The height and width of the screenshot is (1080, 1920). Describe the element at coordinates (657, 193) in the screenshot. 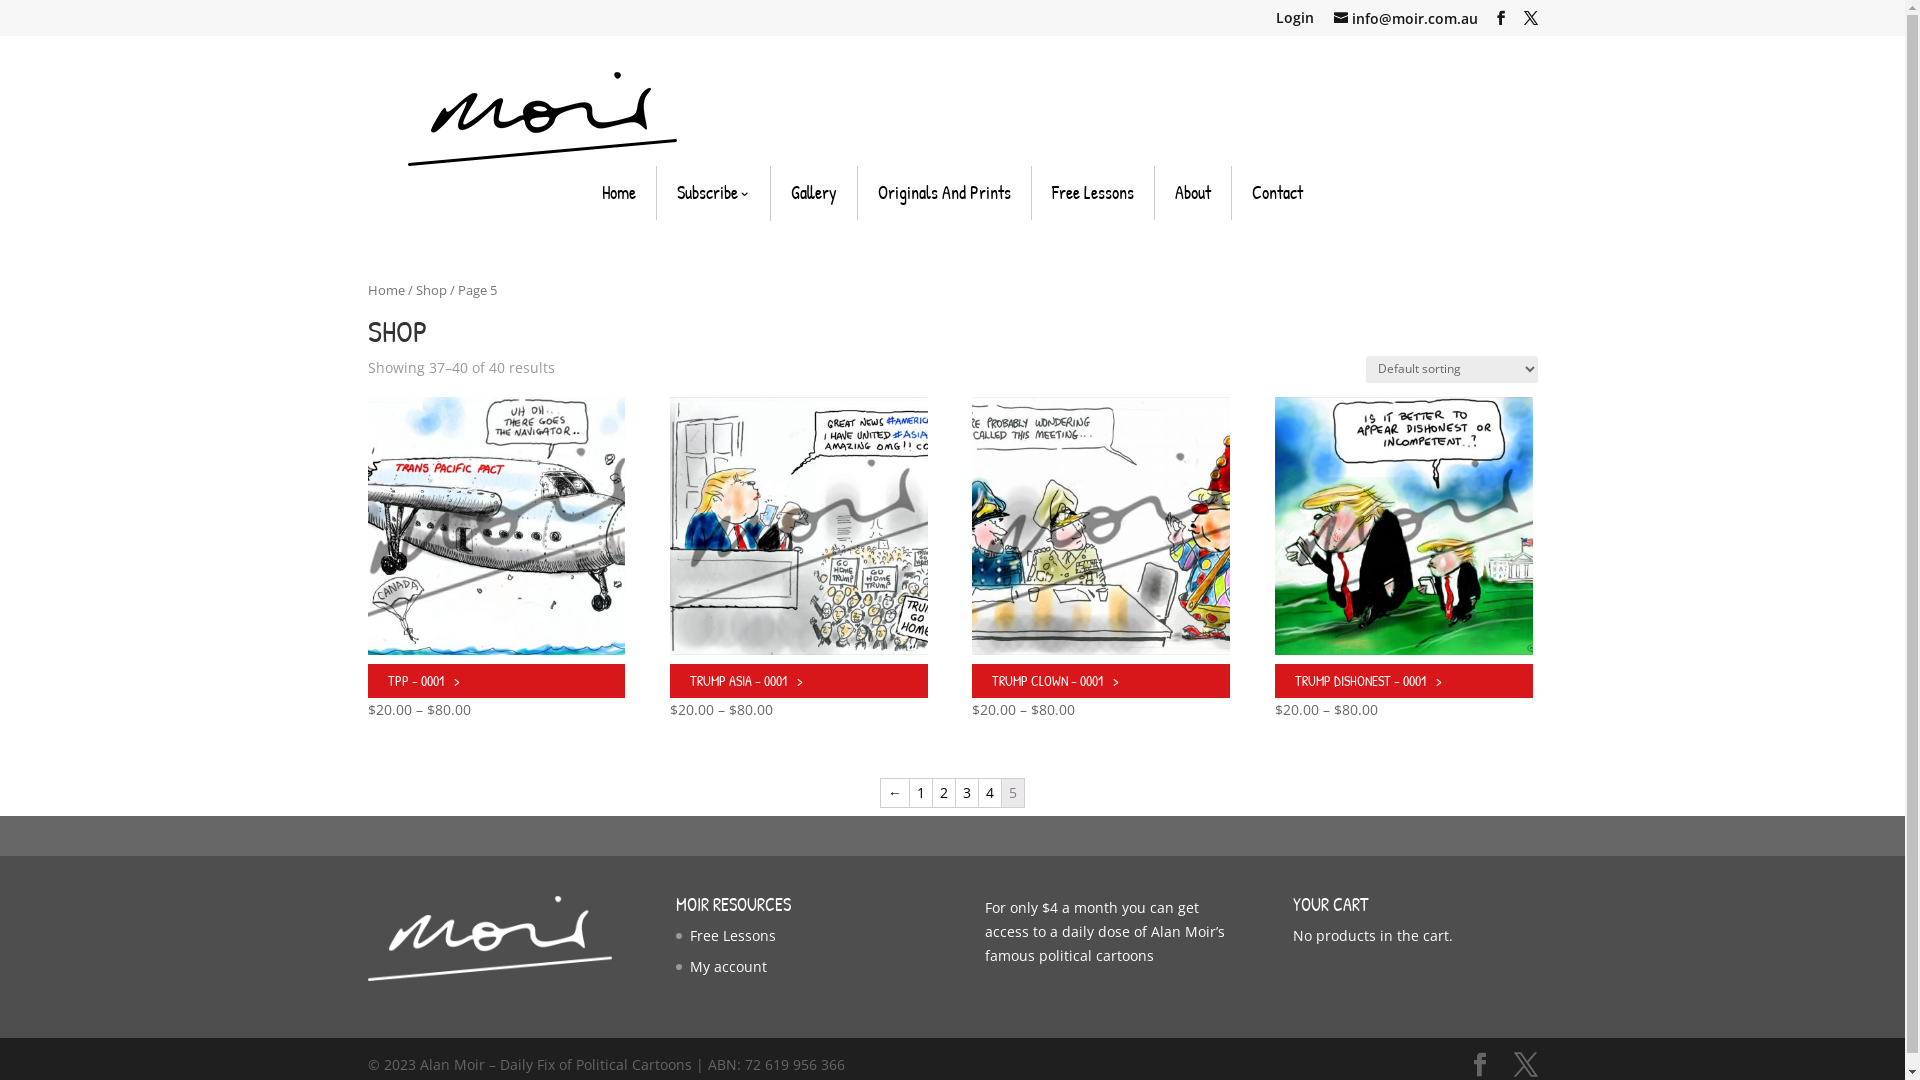

I see `'Subscribe'` at that location.